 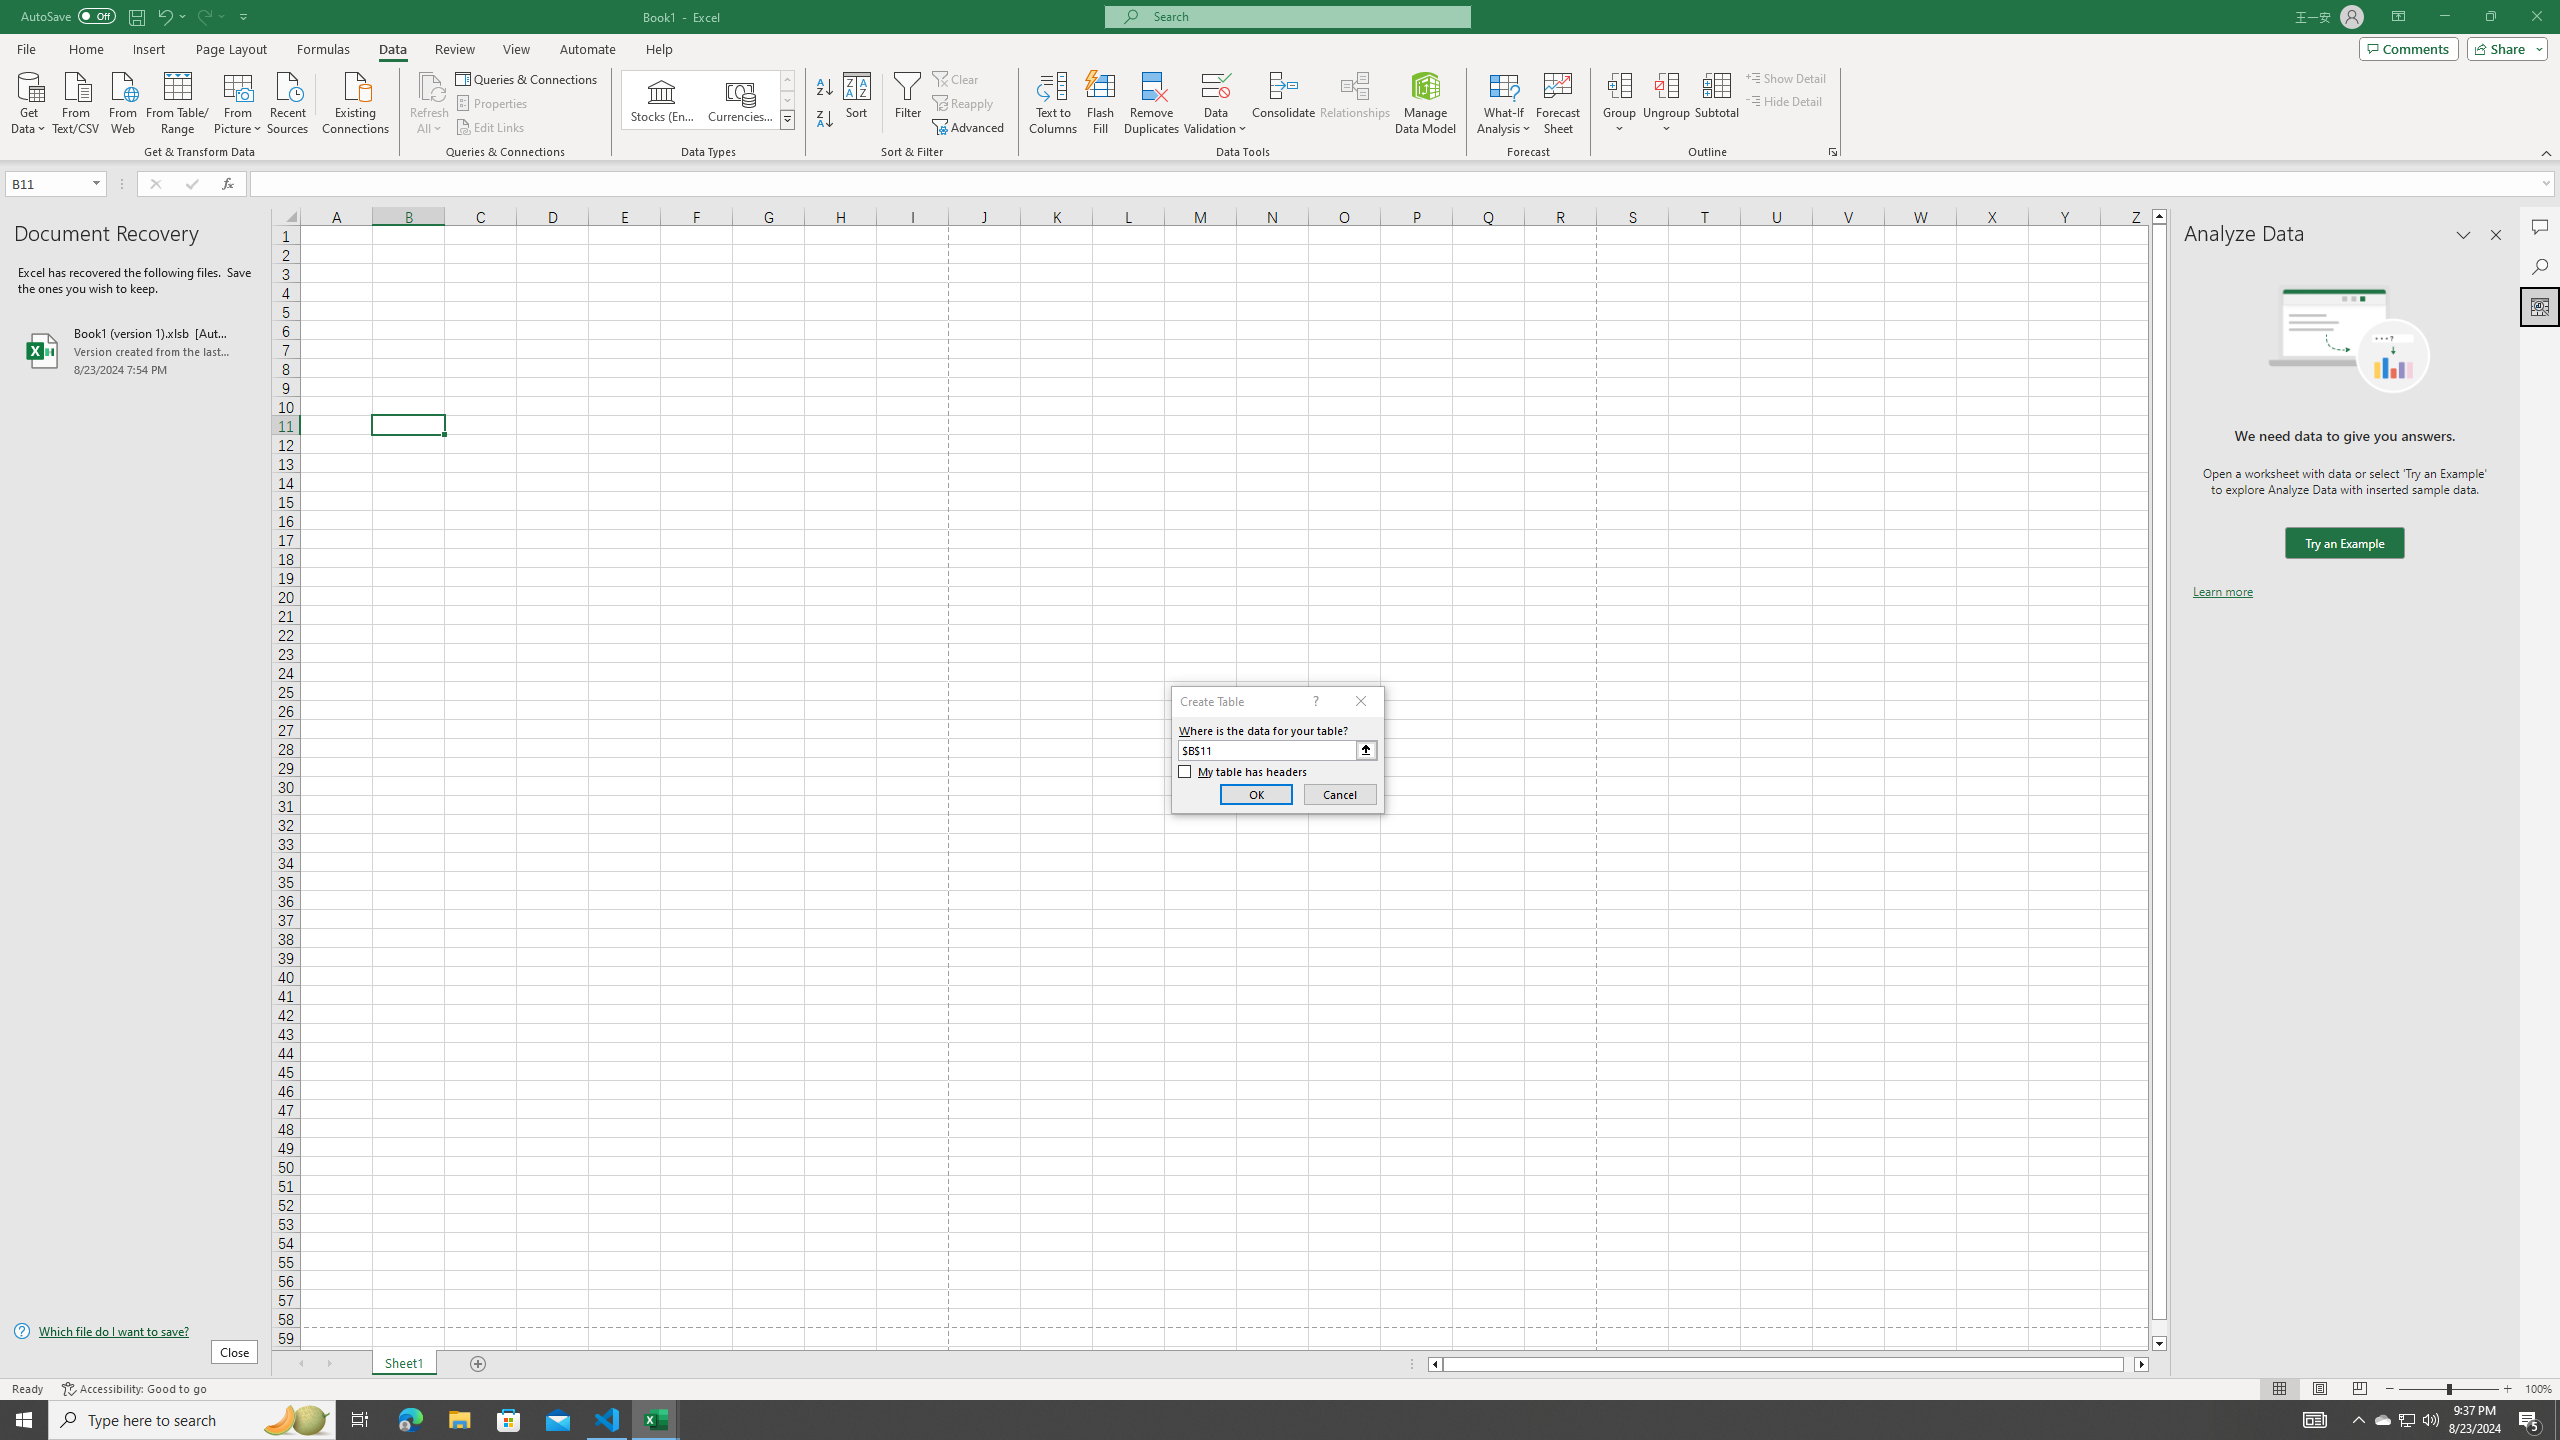 I want to click on 'Refresh All', so click(x=429, y=84).